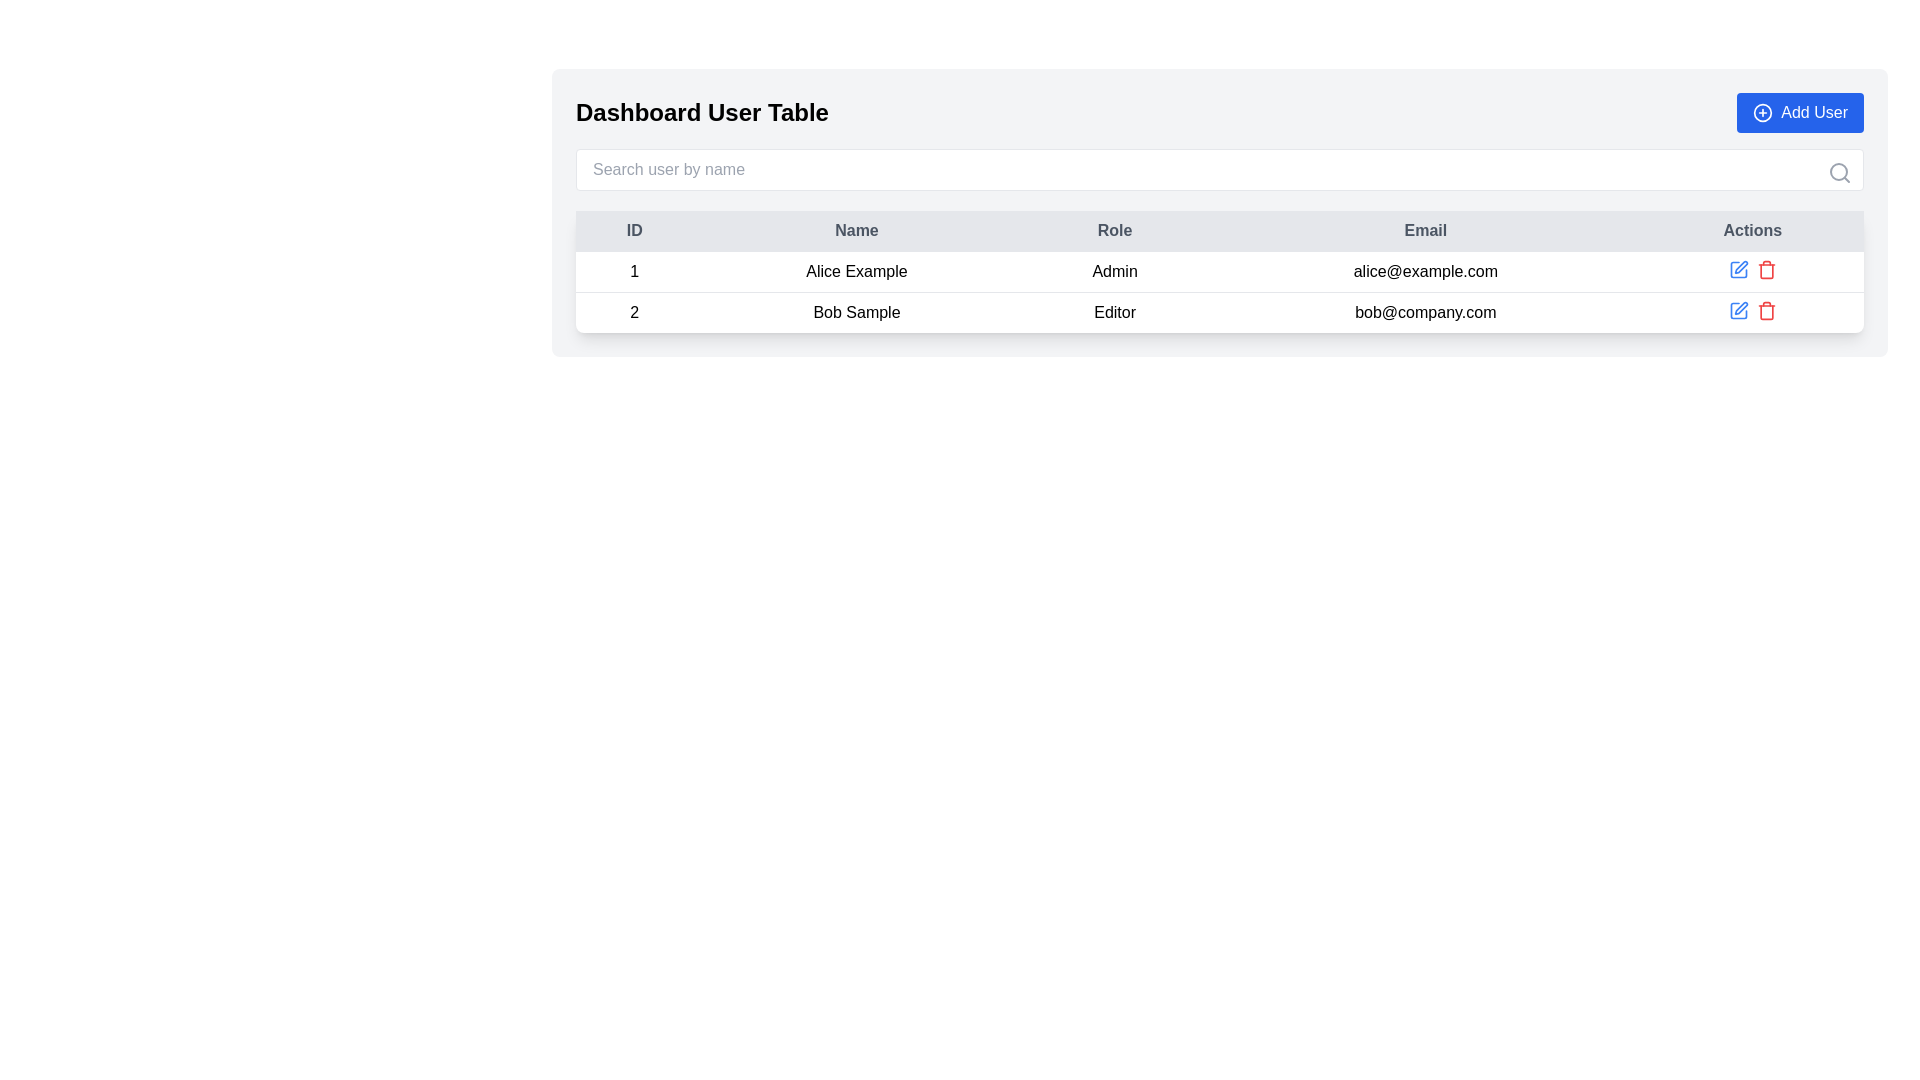  What do you see at coordinates (633, 272) in the screenshot?
I see `the first Table Cell under the 'ID' header, which serves as a unique identifier for the user in the table` at bounding box center [633, 272].